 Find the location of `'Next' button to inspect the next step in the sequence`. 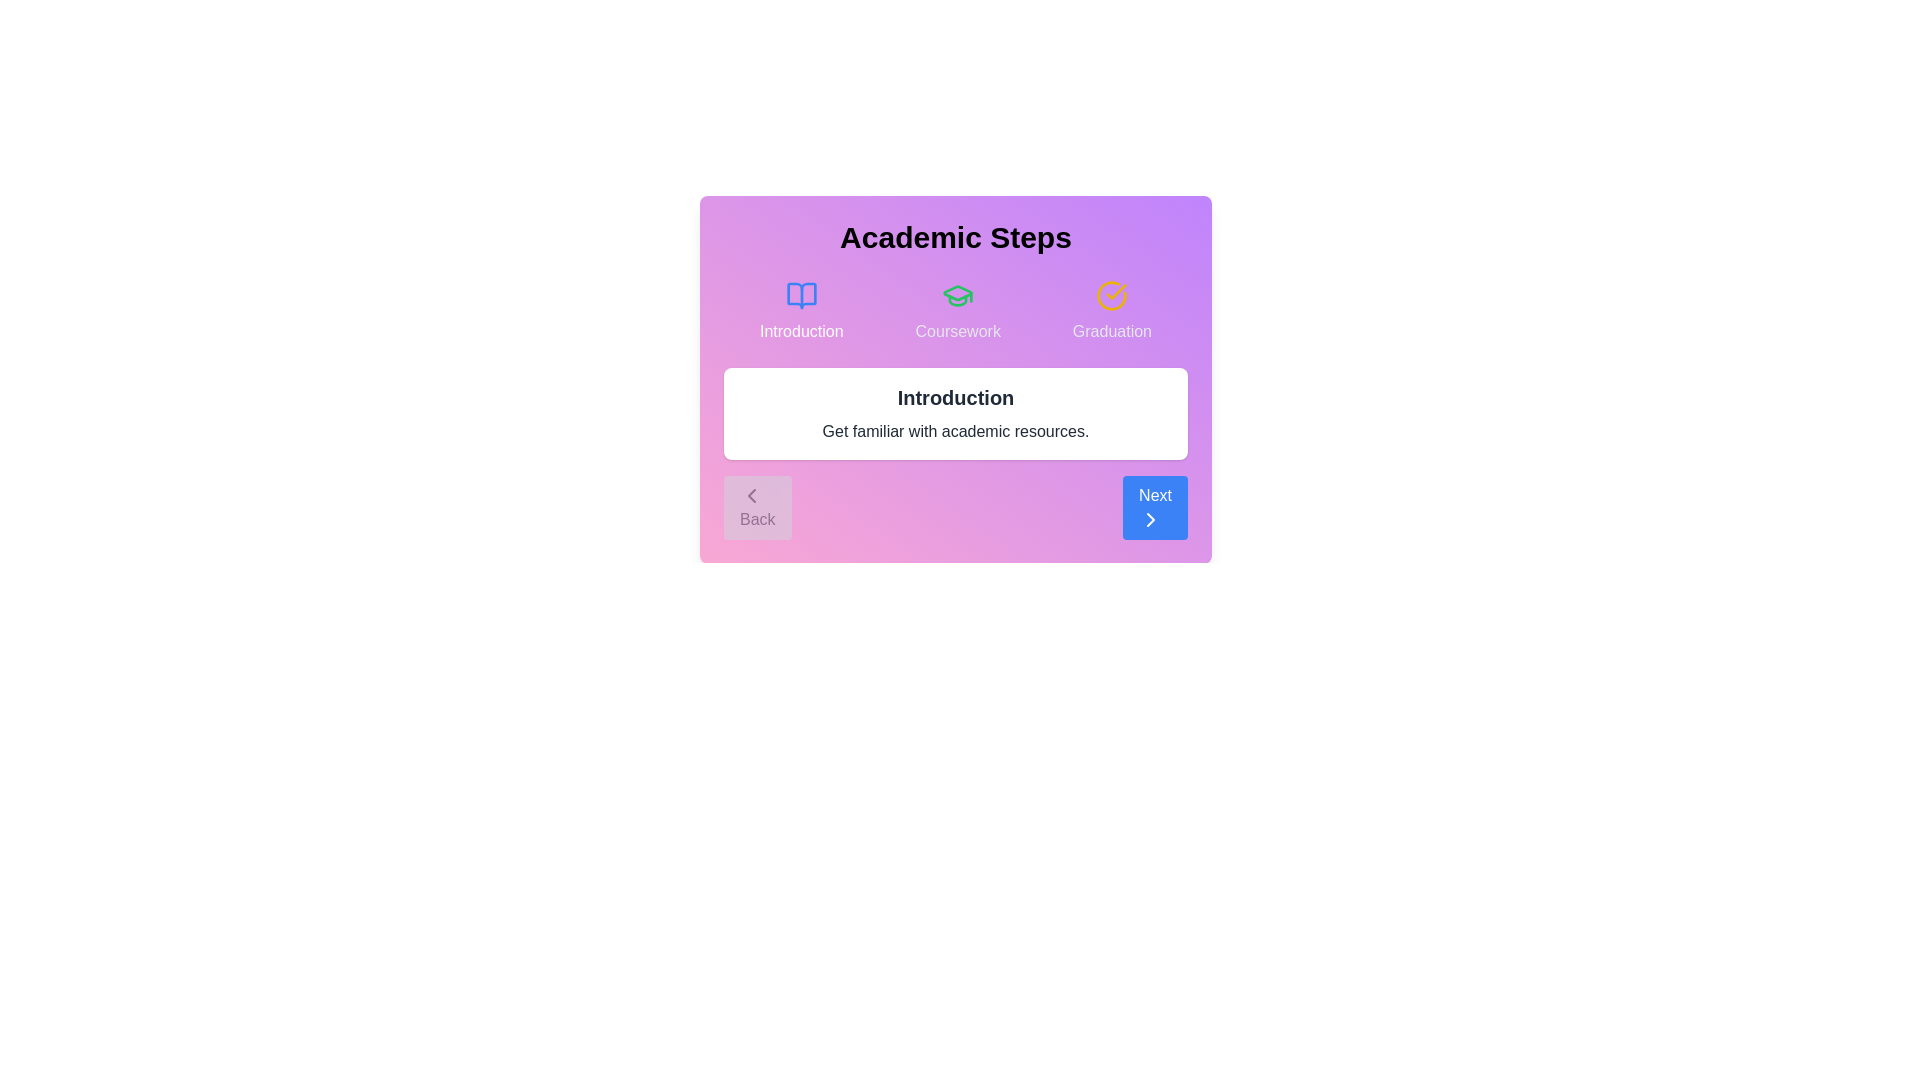

'Next' button to inspect the next step in the sequence is located at coordinates (1155, 507).